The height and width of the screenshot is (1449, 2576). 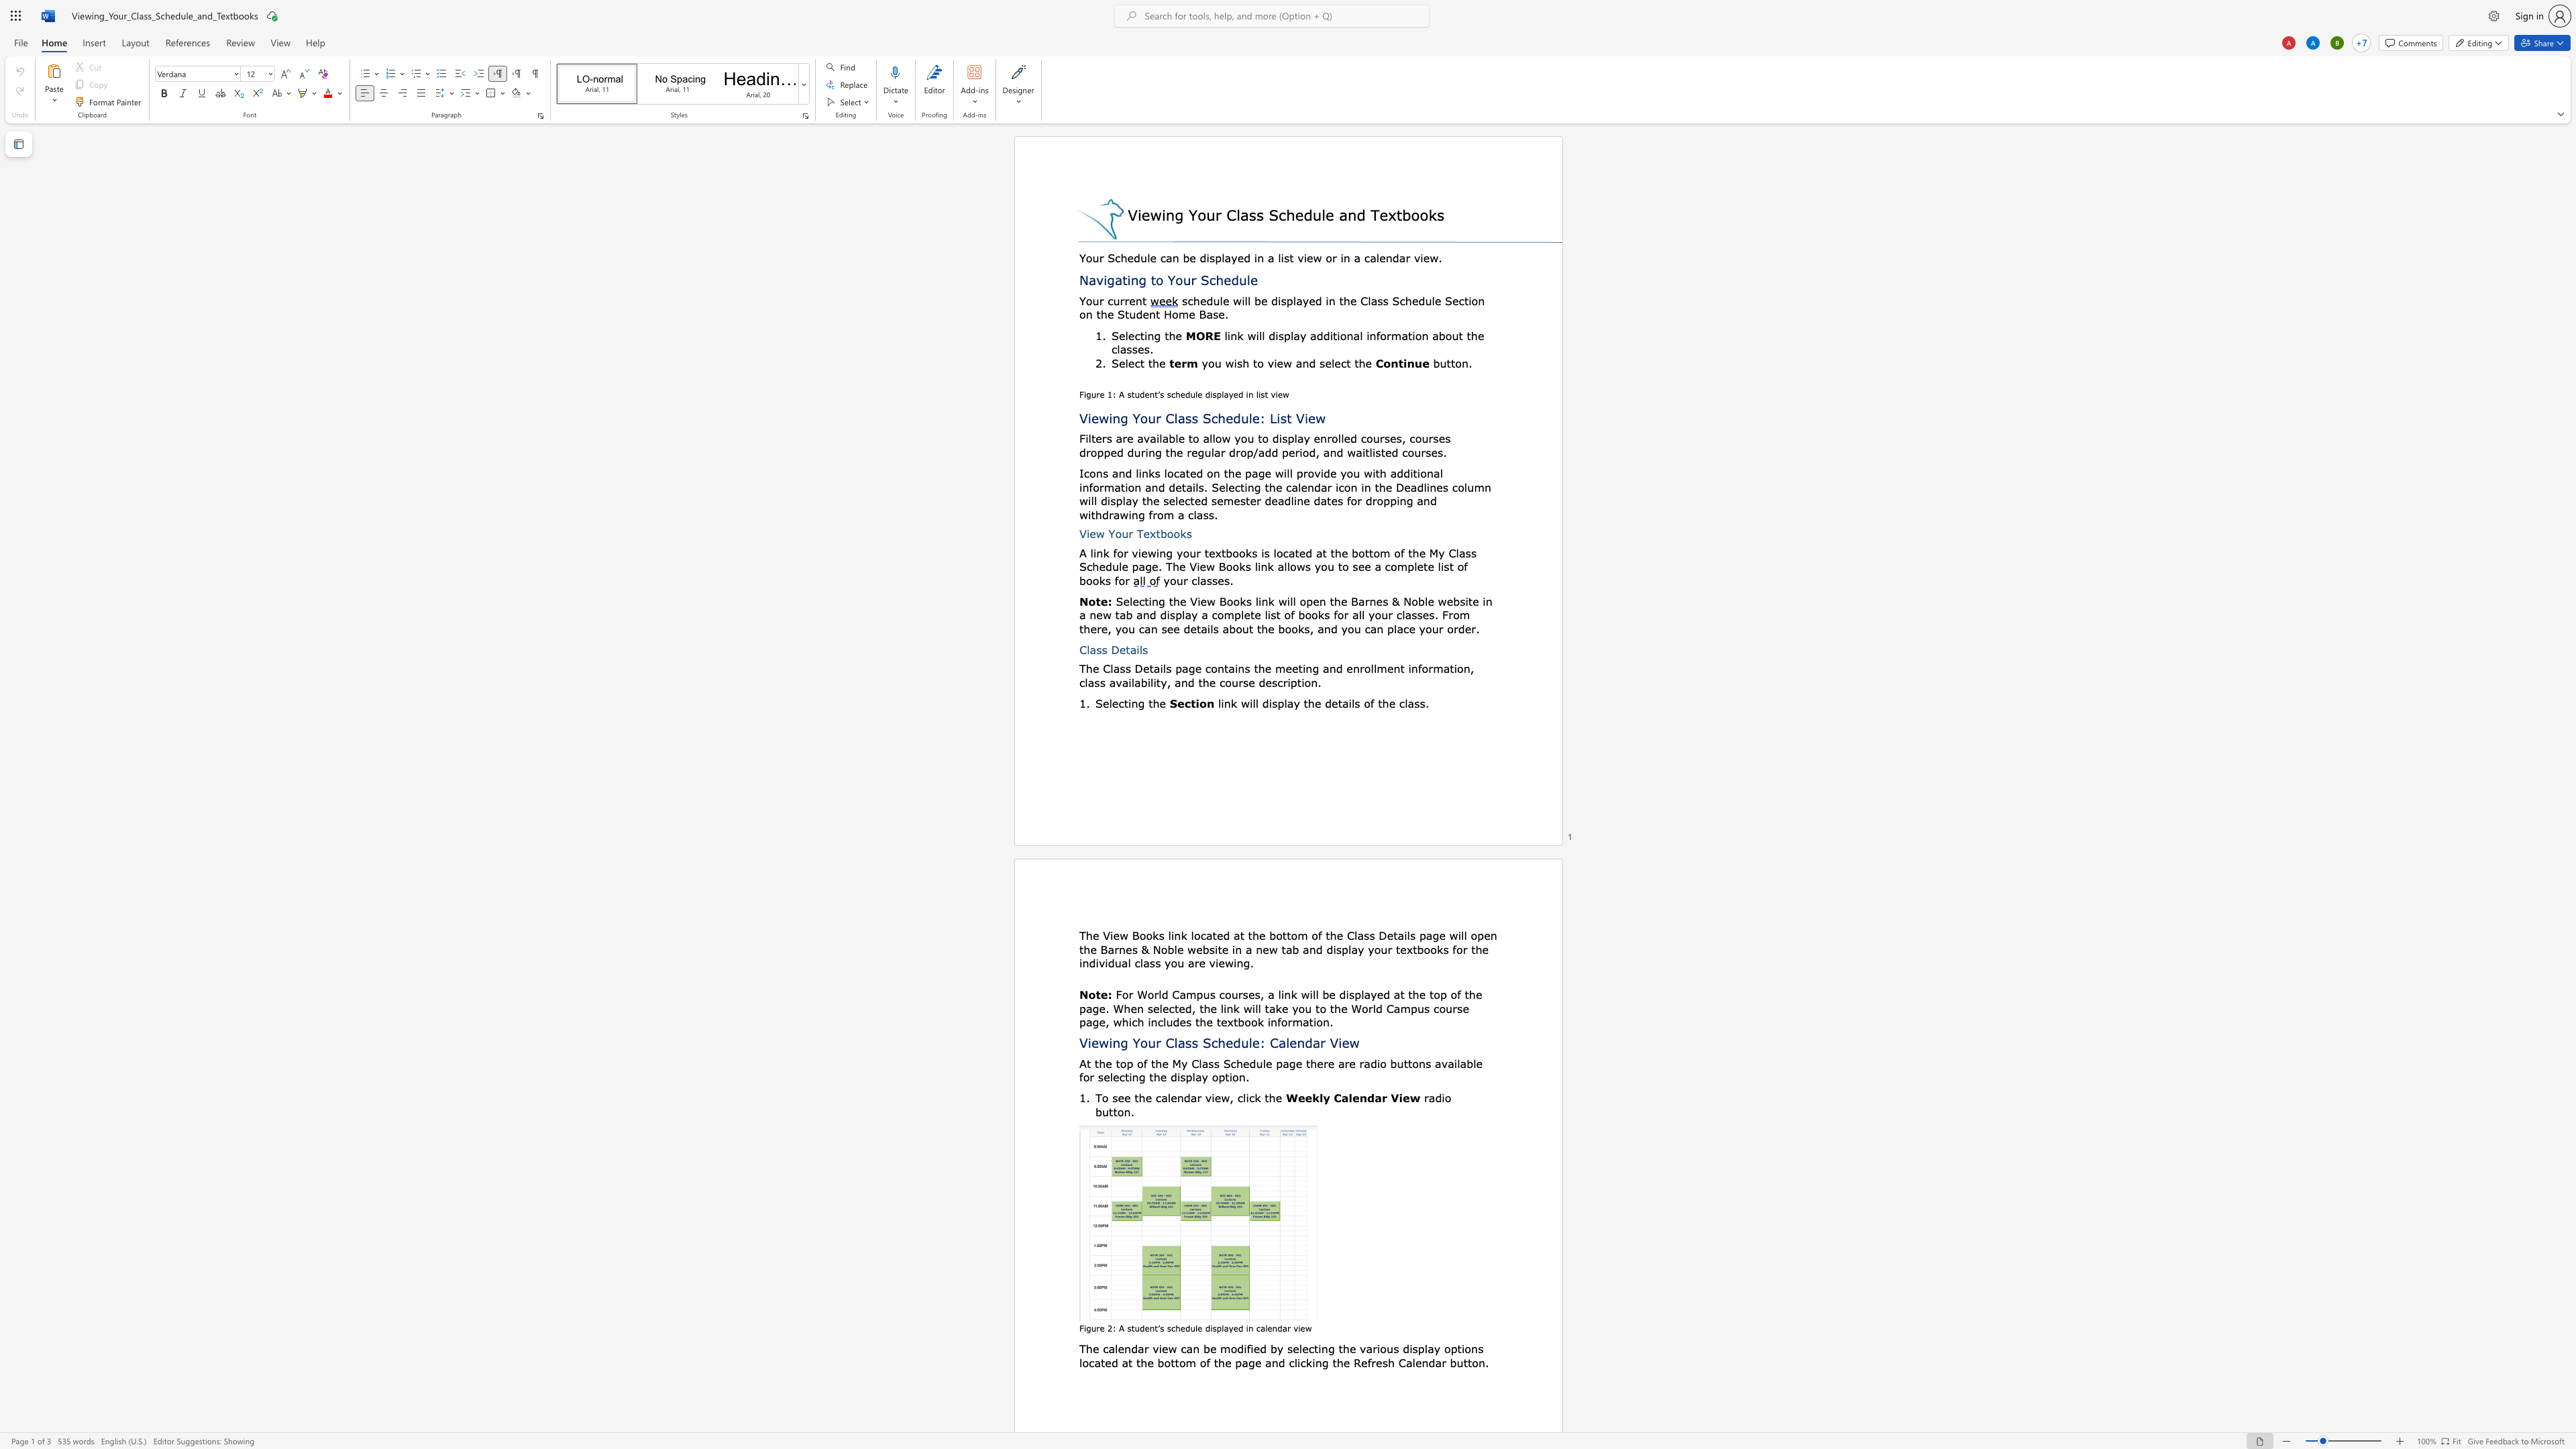 What do you see at coordinates (1115, 533) in the screenshot?
I see `the space between the continuous character "Y" and "o" in the text` at bounding box center [1115, 533].